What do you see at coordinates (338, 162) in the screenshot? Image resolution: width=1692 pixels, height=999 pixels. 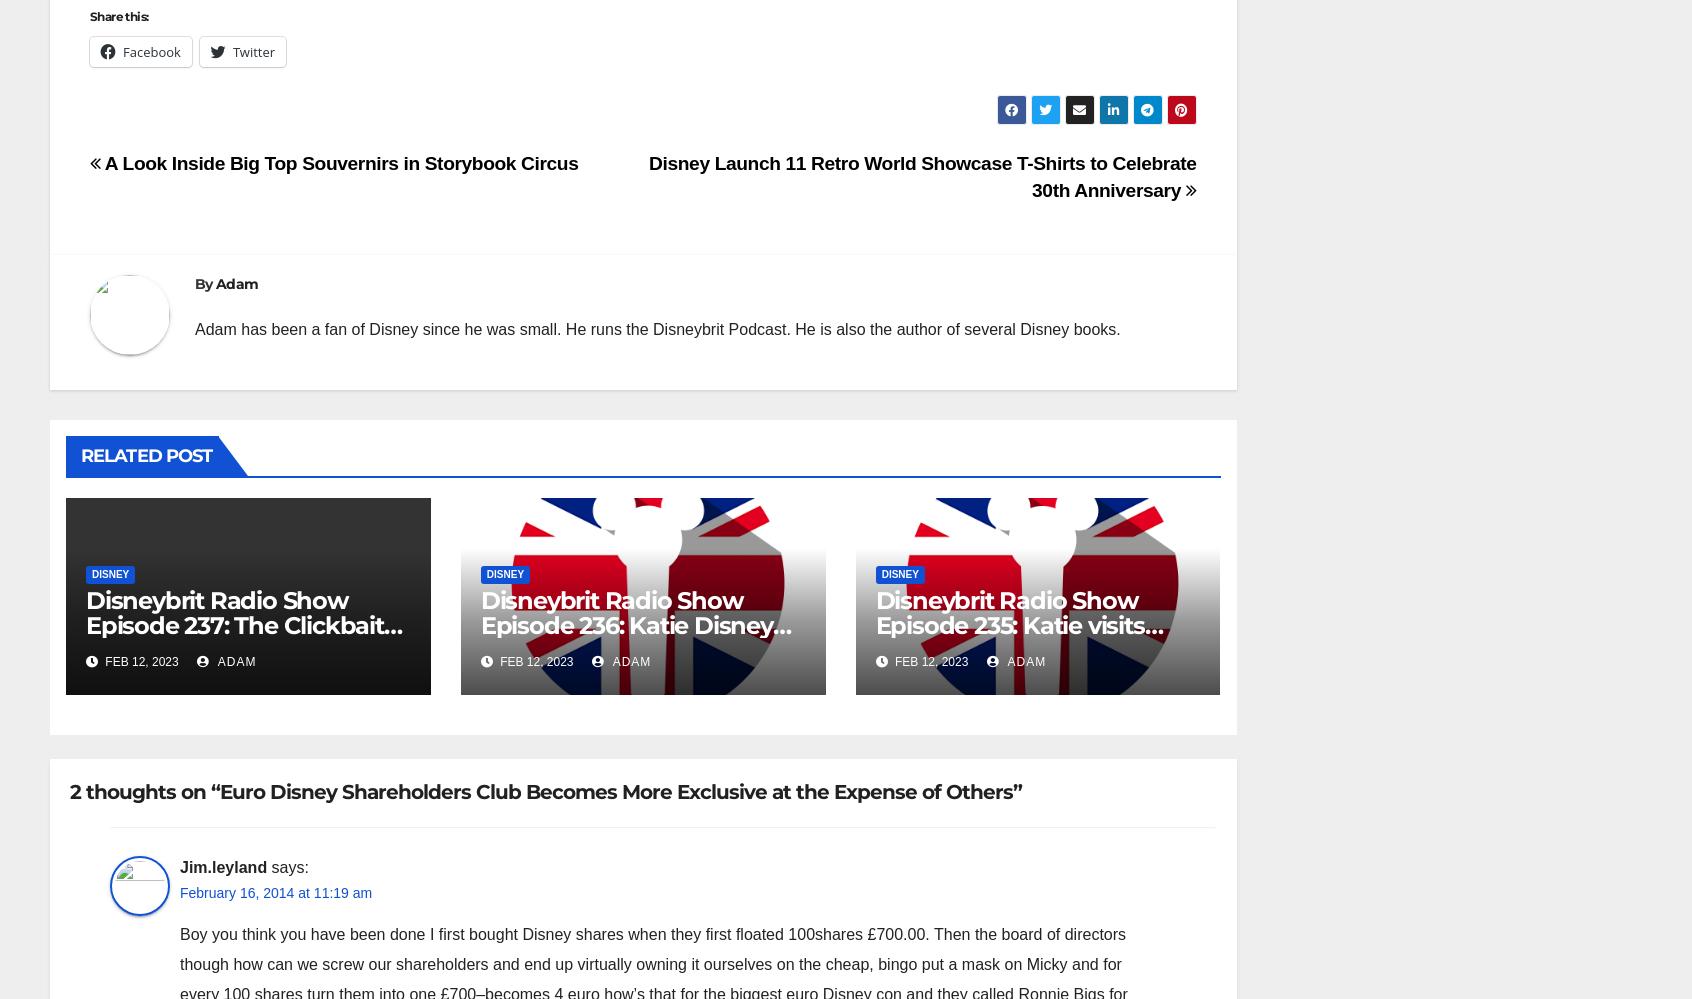 I see `'A Look Inside Big Top Souvernirs in Storybook Circus'` at bounding box center [338, 162].